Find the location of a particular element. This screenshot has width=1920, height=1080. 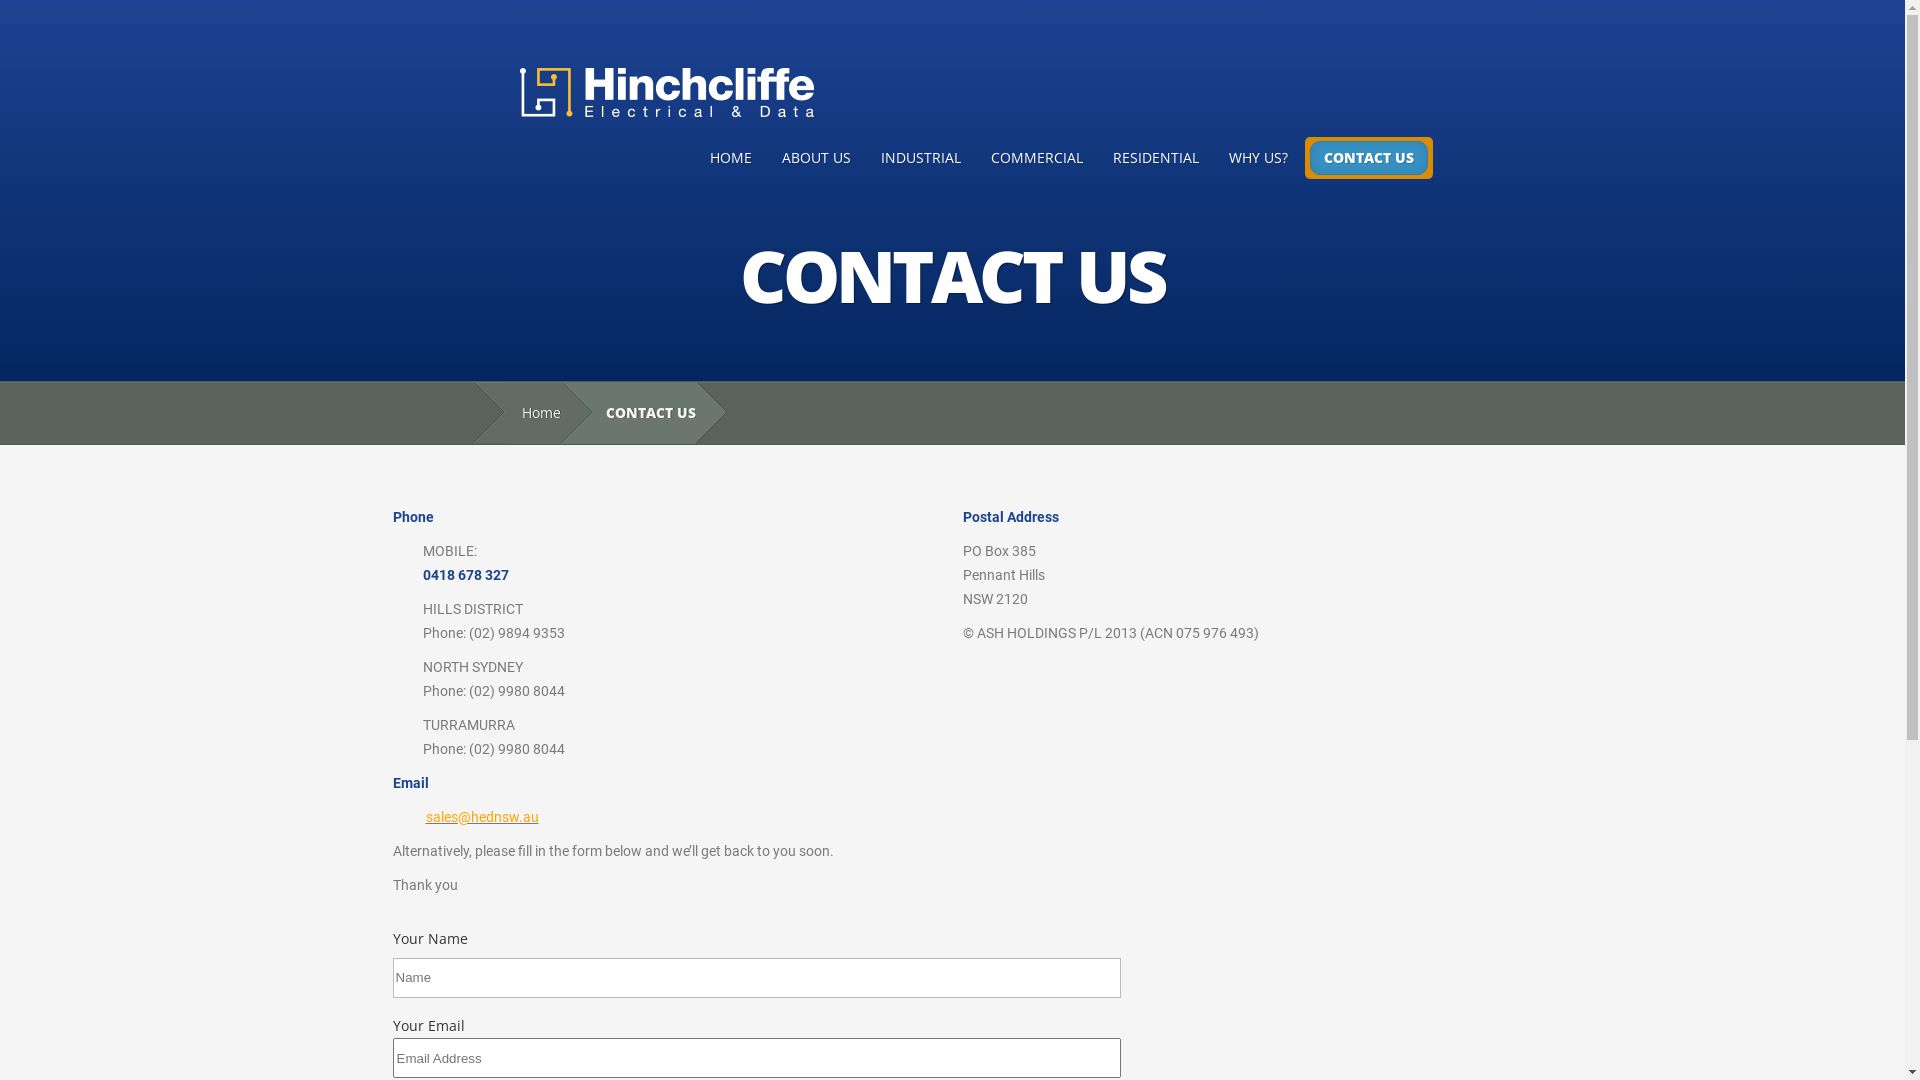

'WHY US?' is located at coordinates (1257, 157).